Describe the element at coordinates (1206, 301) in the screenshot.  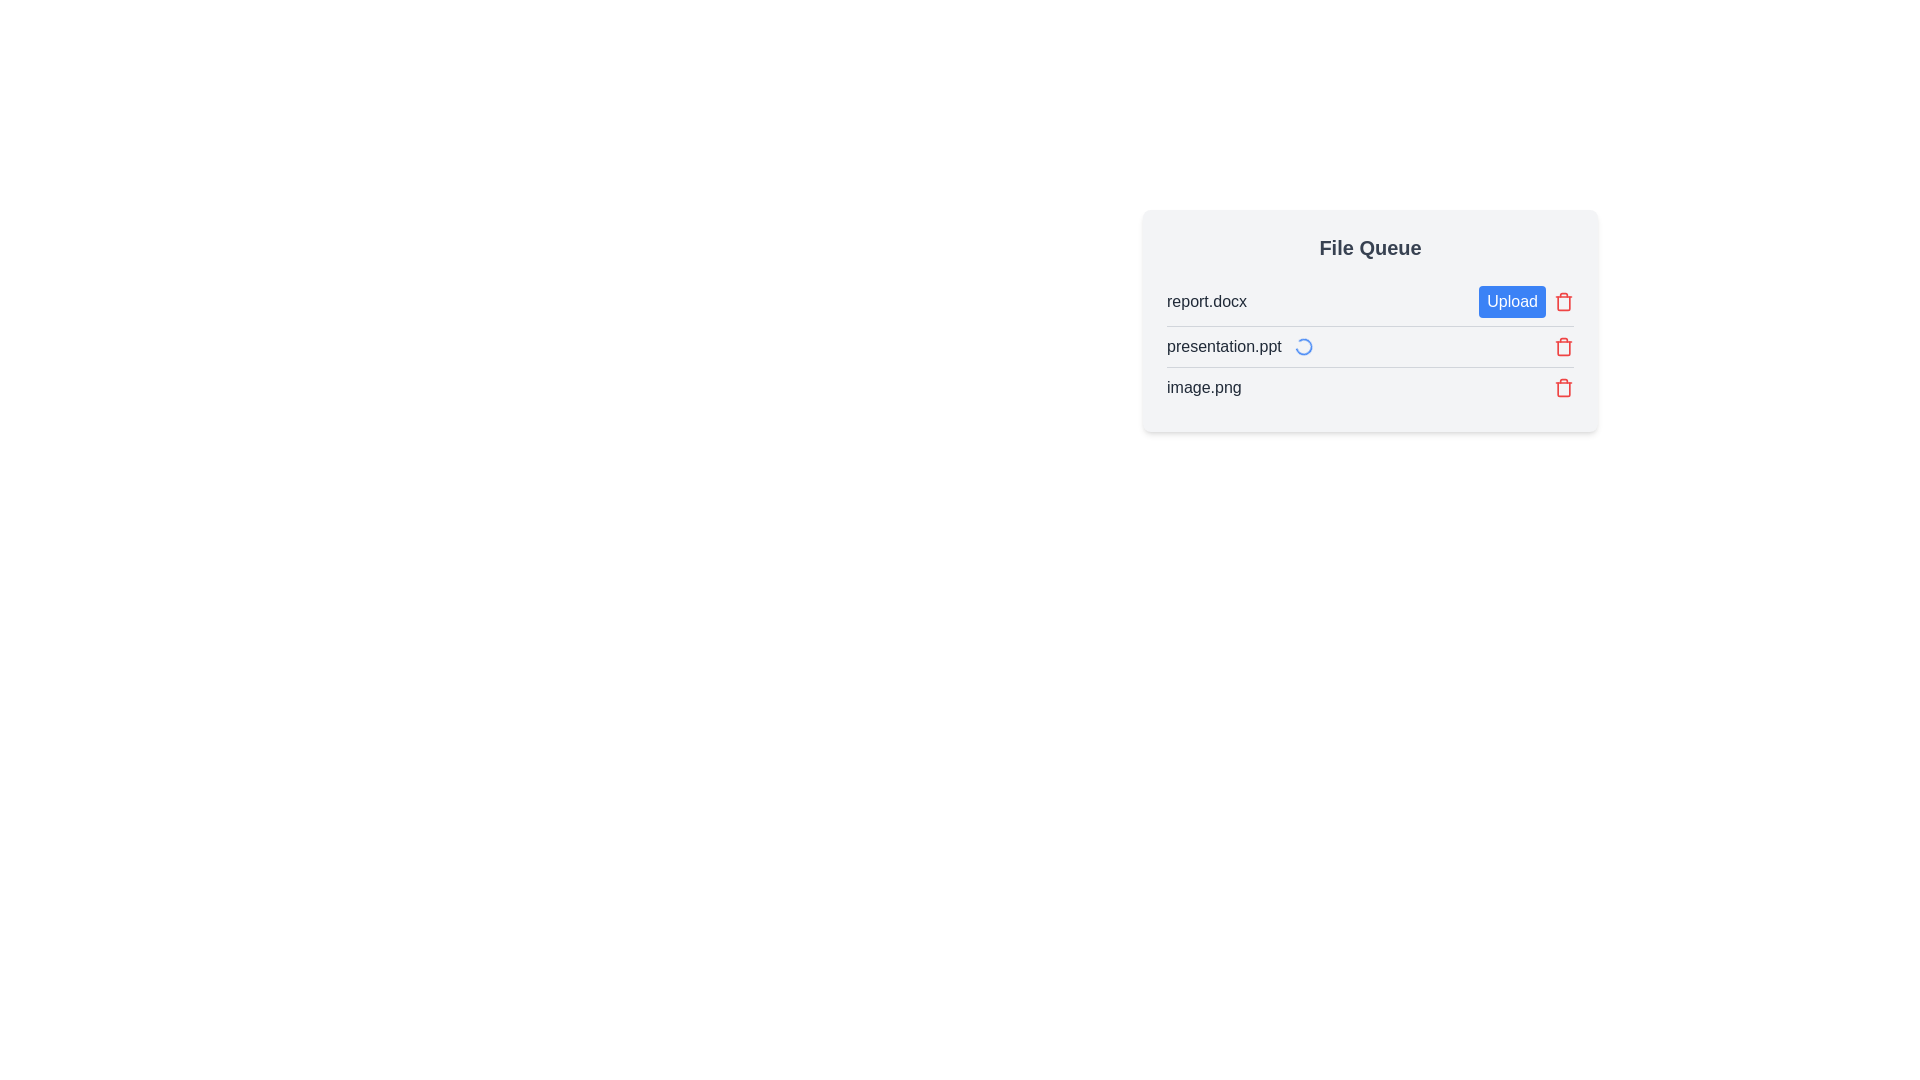
I see `the text label displaying the name 'report.docx' in the first row of the 'File Queue' panel` at that location.